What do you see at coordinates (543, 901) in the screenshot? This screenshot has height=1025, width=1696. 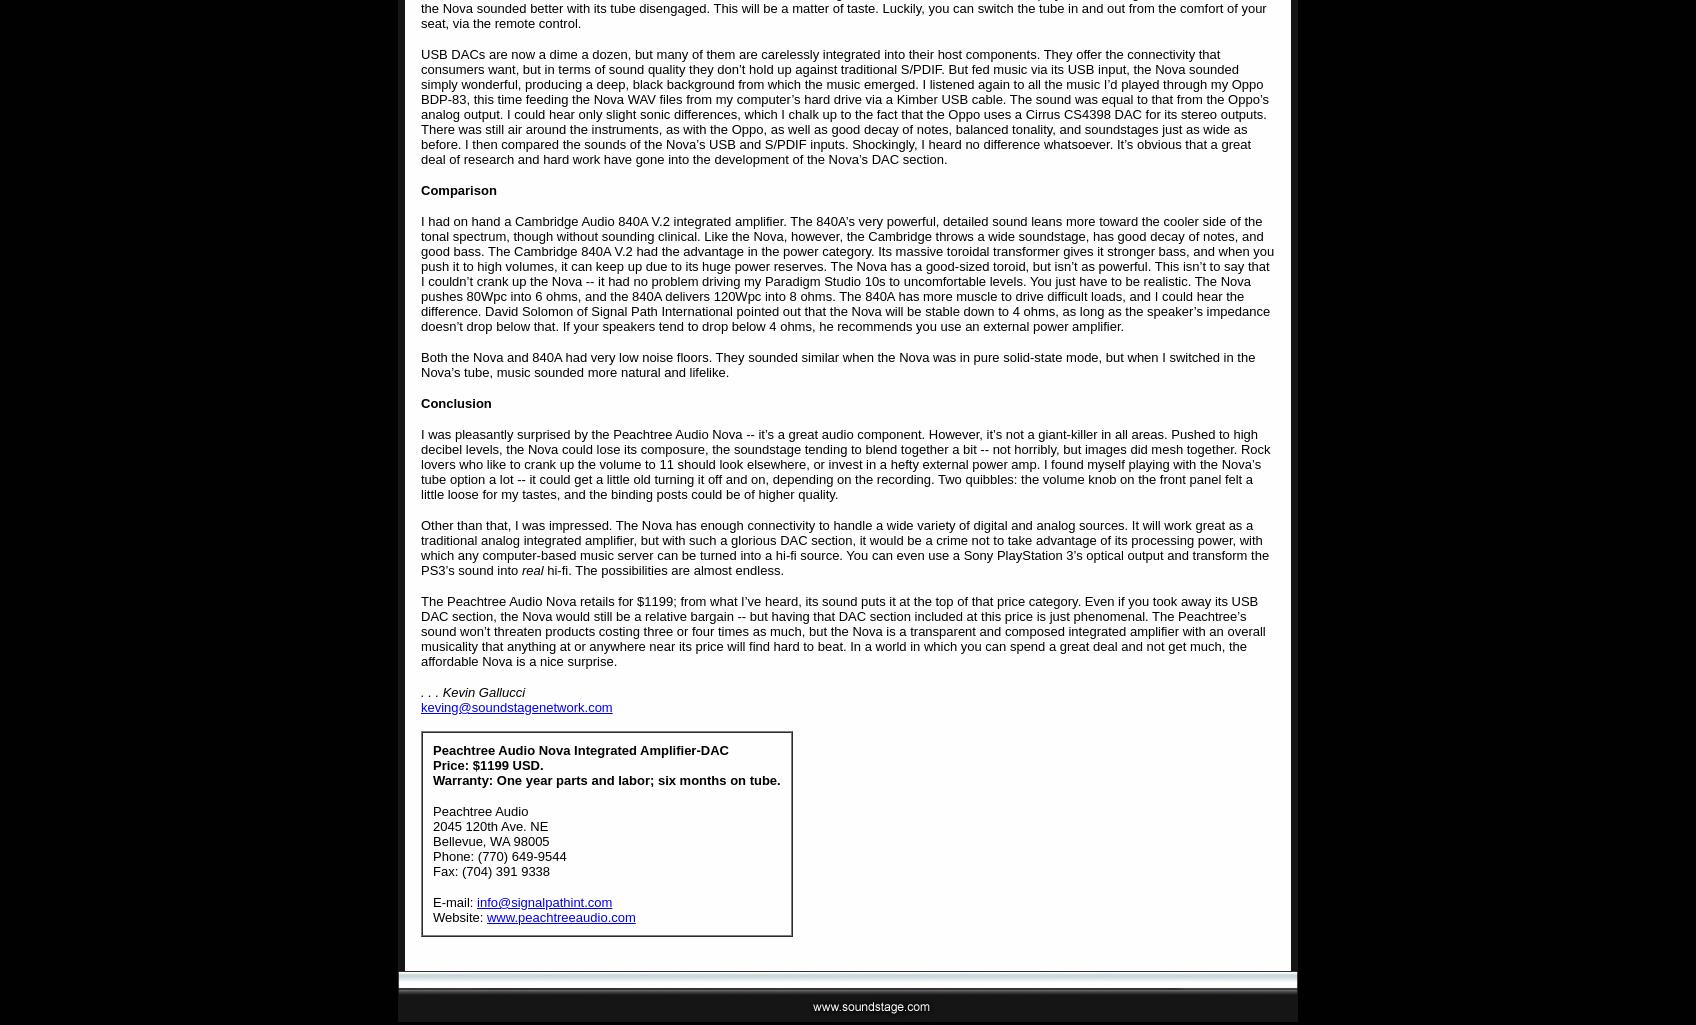 I see `'info@signalpathint.com'` at bounding box center [543, 901].